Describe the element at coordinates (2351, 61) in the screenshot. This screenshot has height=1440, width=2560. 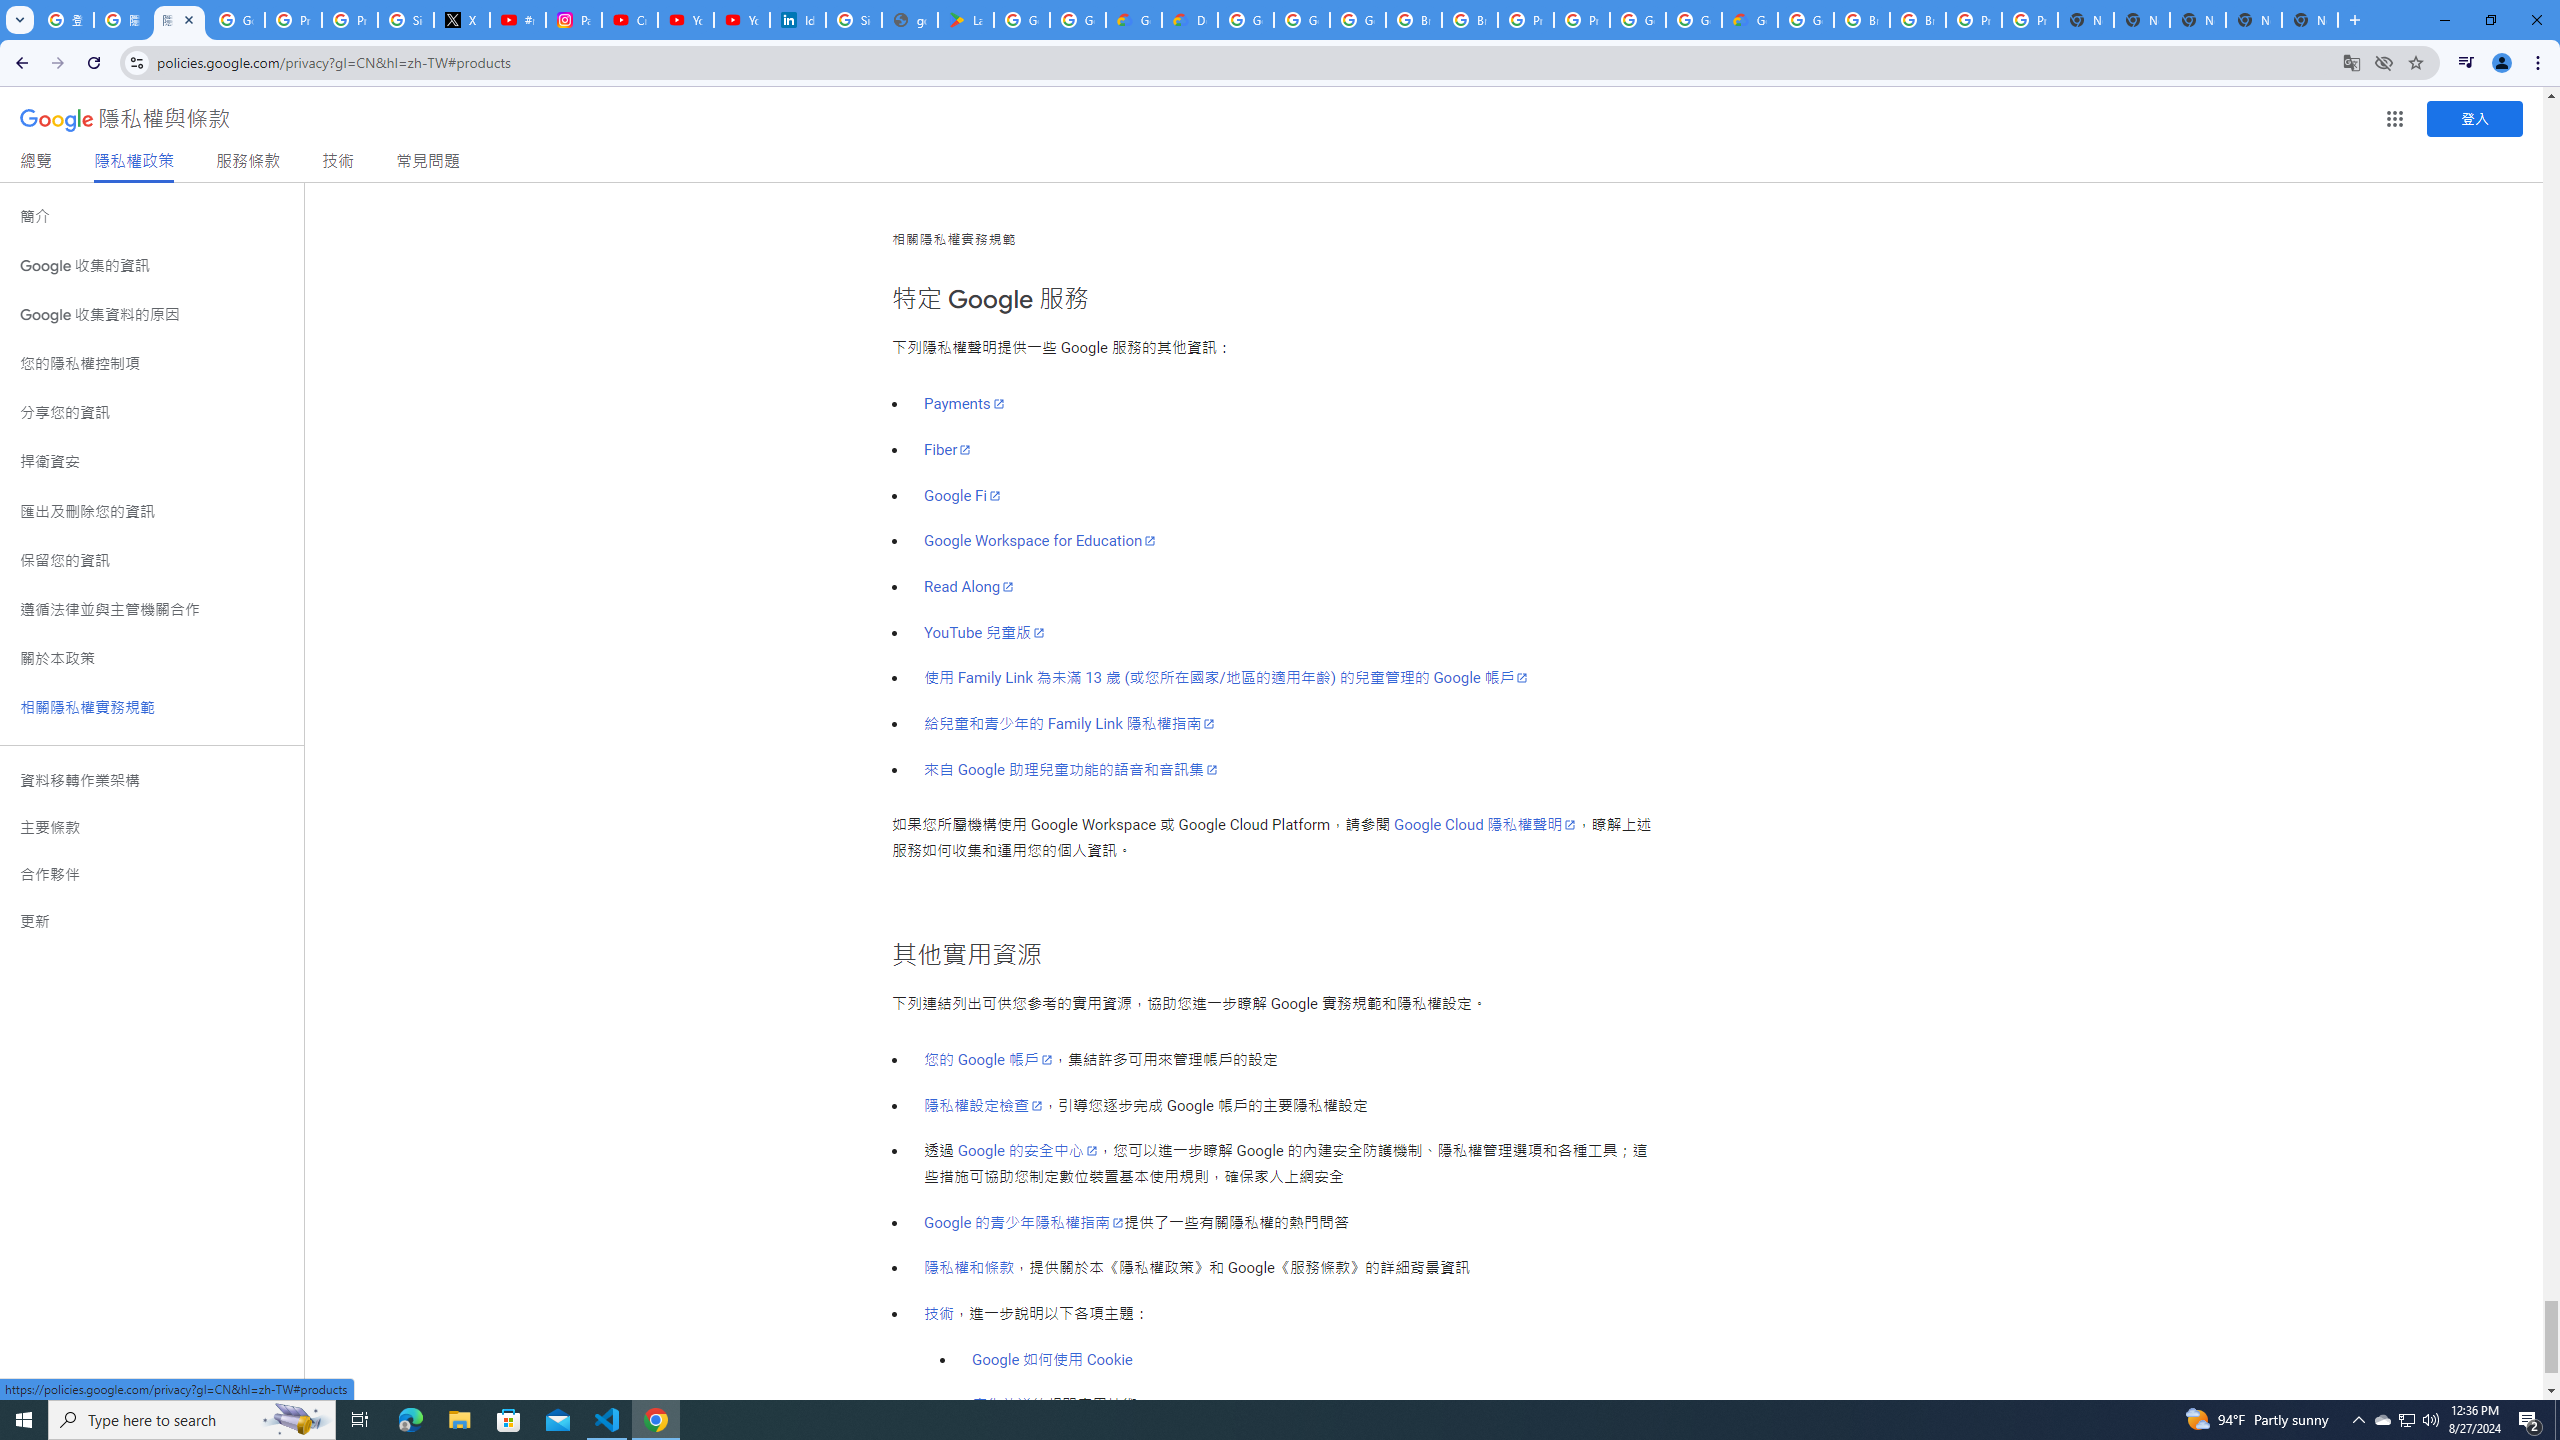
I see `'Translate this page'` at that location.